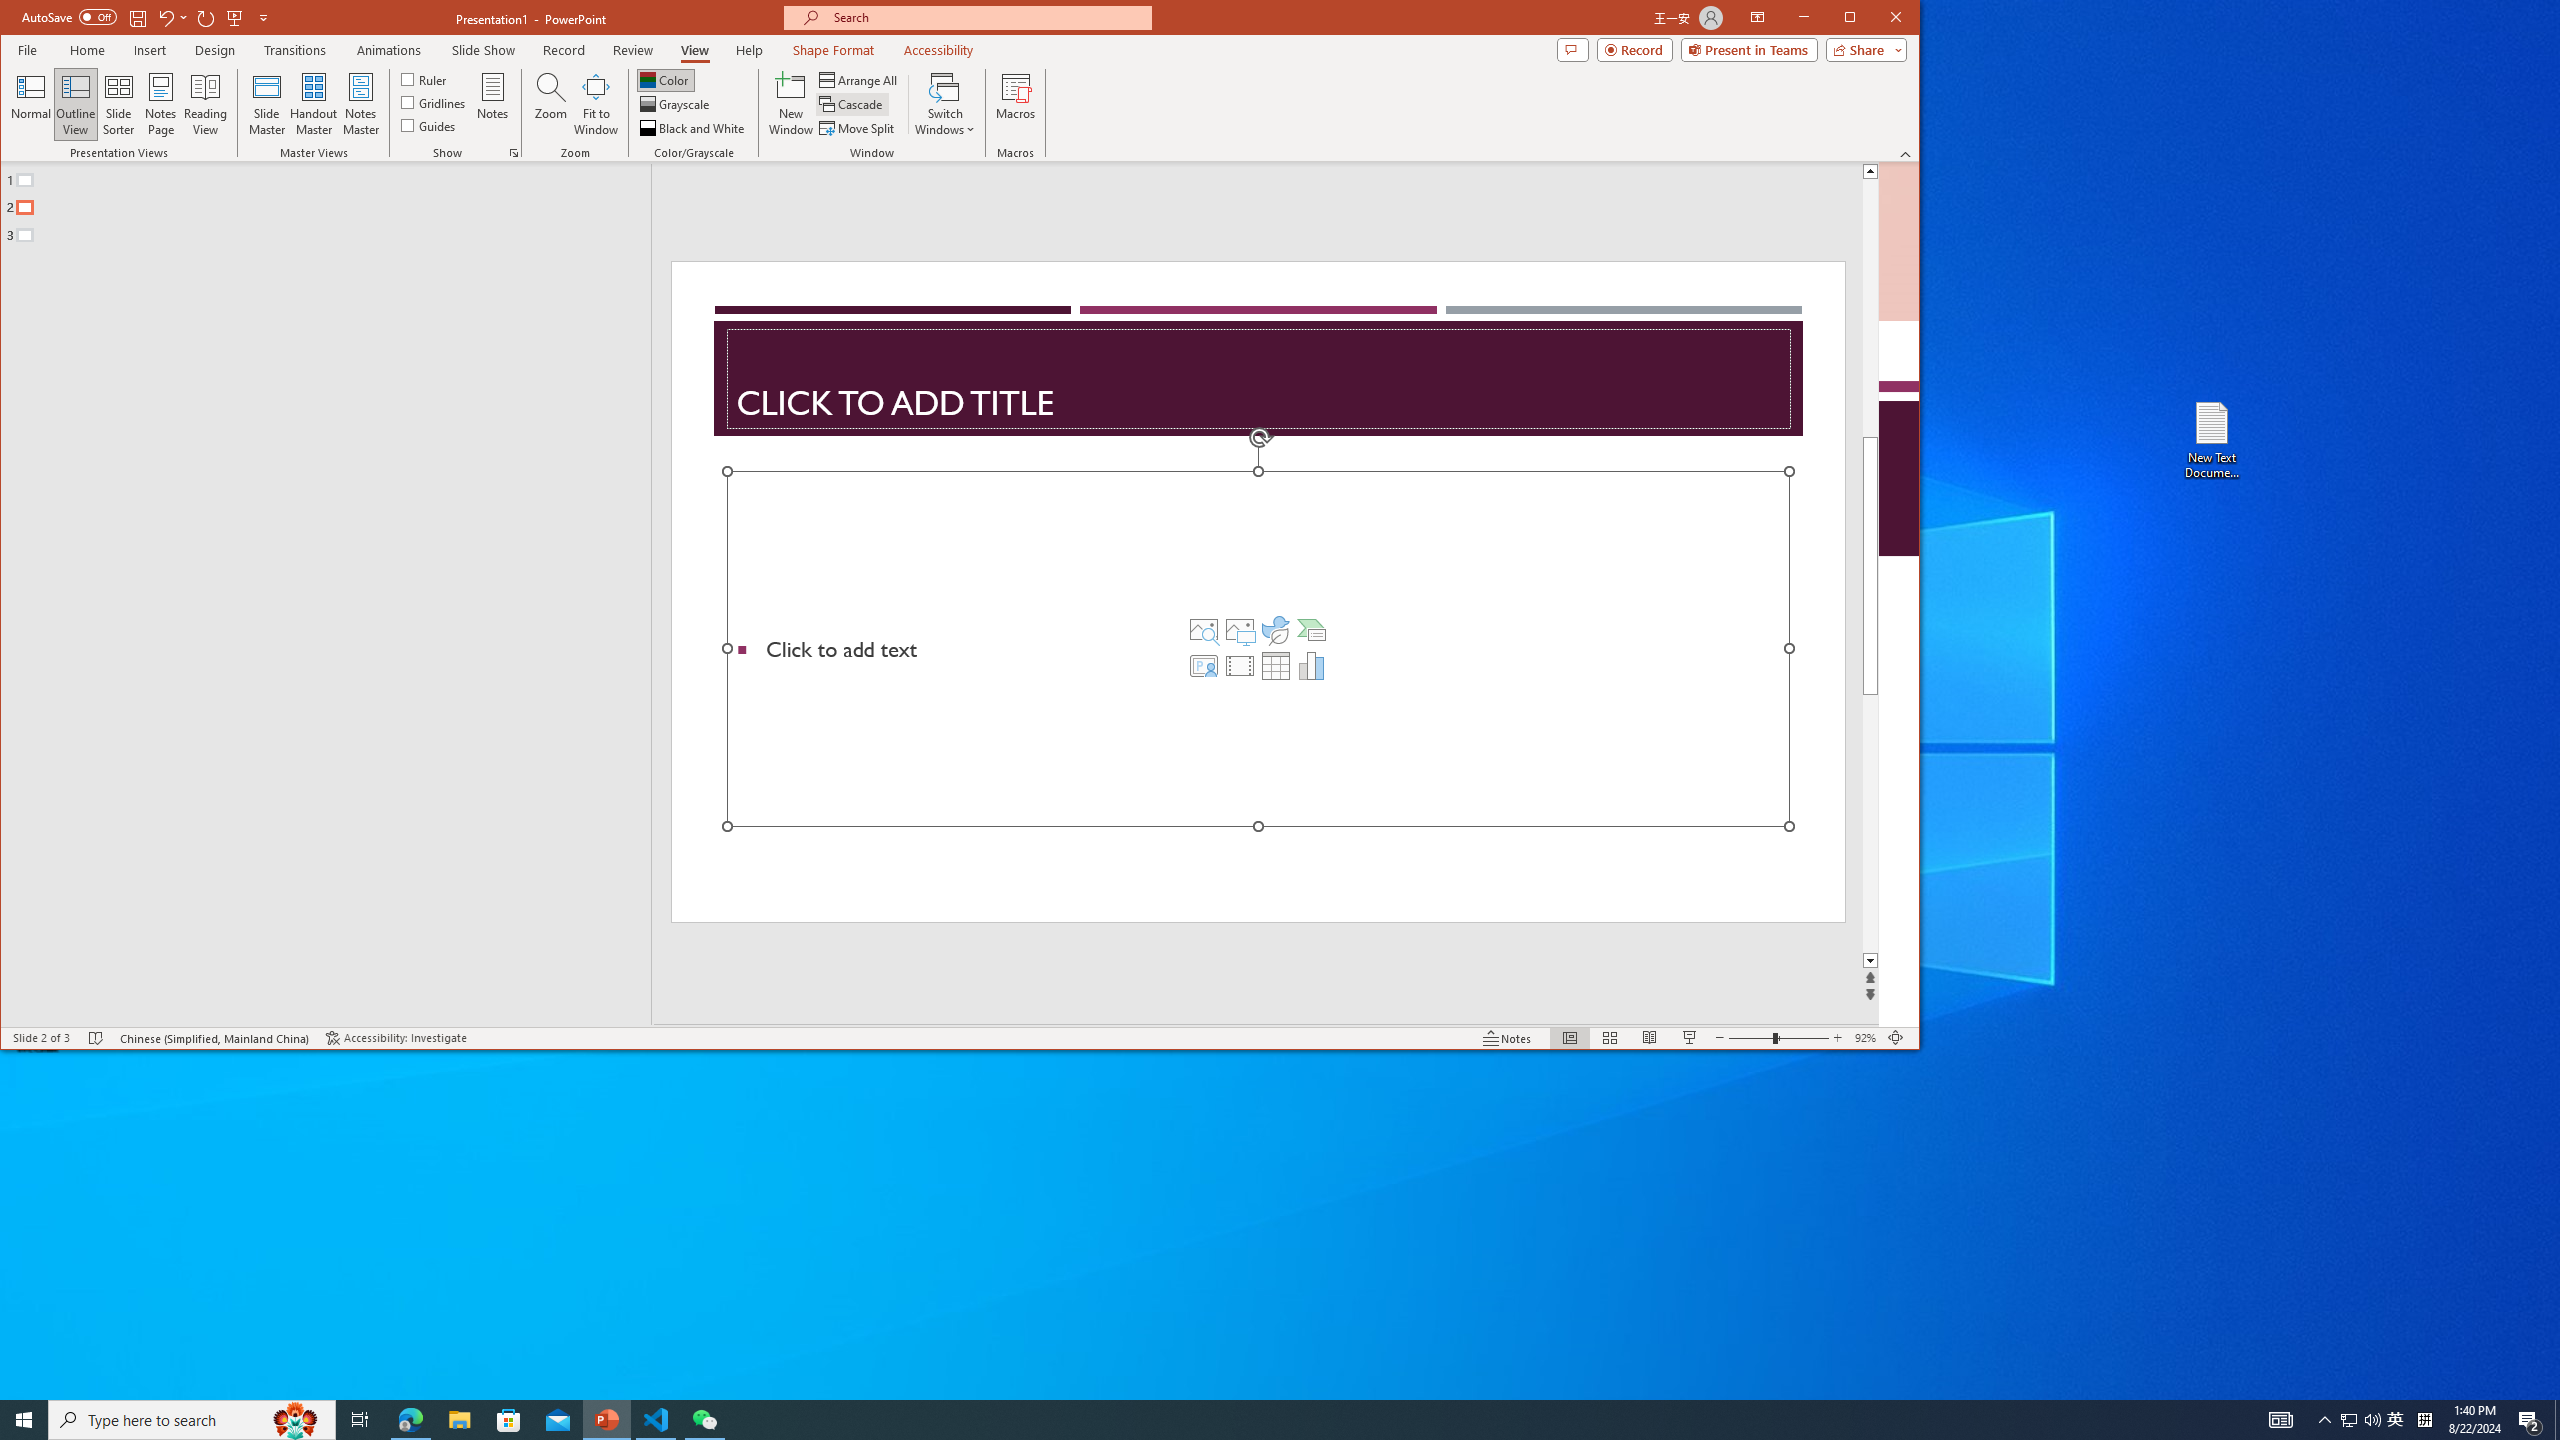 Image resolution: width=2560 pixels, height=1440 pixels. Describe the element at coordinates (492, 103) in the screenshot. I see `'Notes'` at that location.